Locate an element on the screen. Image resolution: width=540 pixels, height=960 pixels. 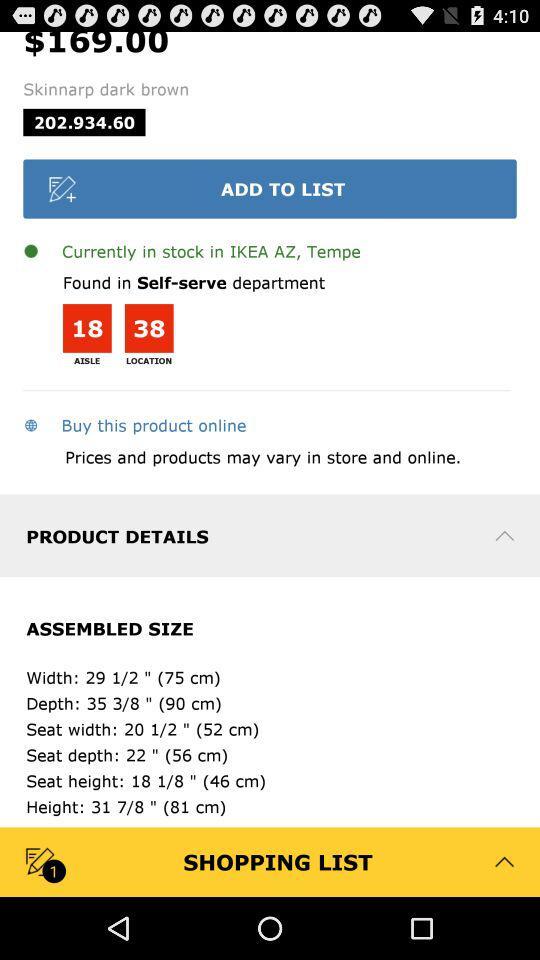
the drop down symbol beside product details is located at coordinates (503, 535).